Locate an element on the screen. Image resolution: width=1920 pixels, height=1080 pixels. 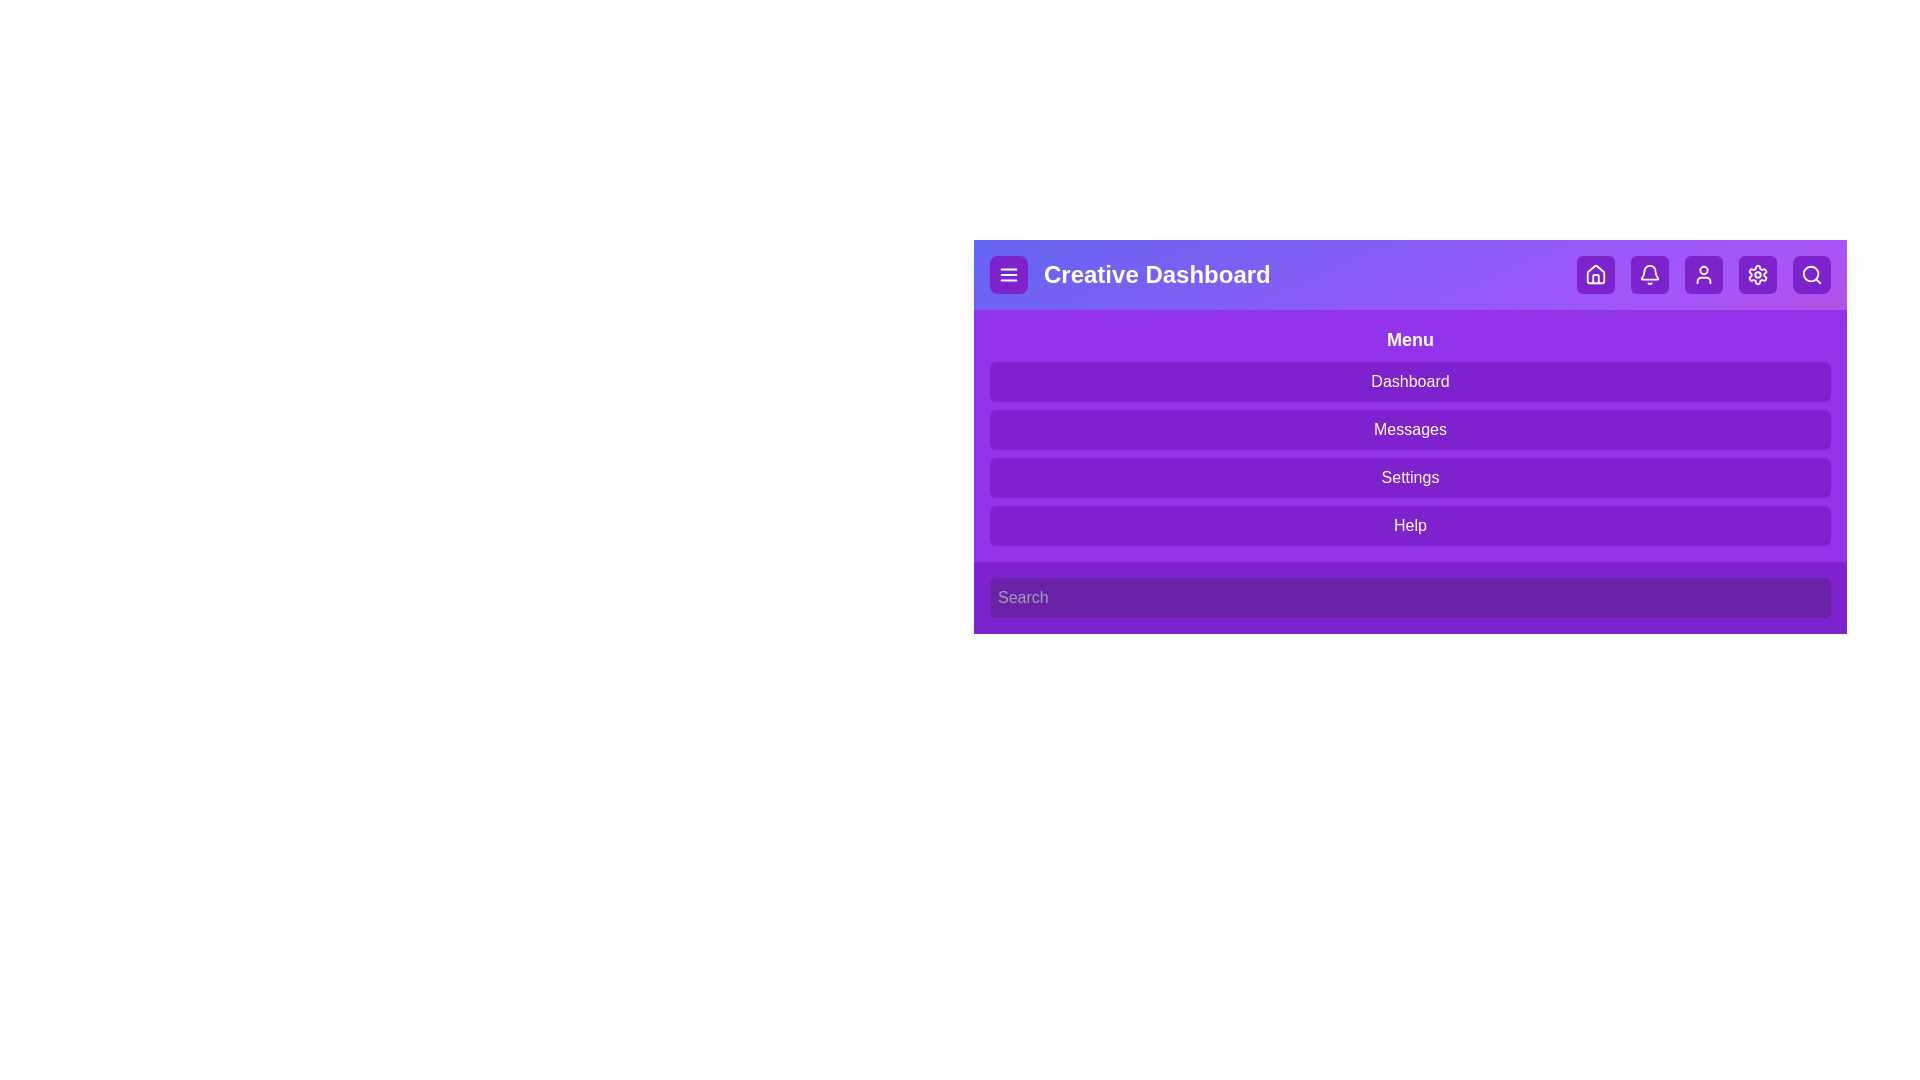
the search icon button to toggle the search bar visibility is located at coordinates (1811, 274).